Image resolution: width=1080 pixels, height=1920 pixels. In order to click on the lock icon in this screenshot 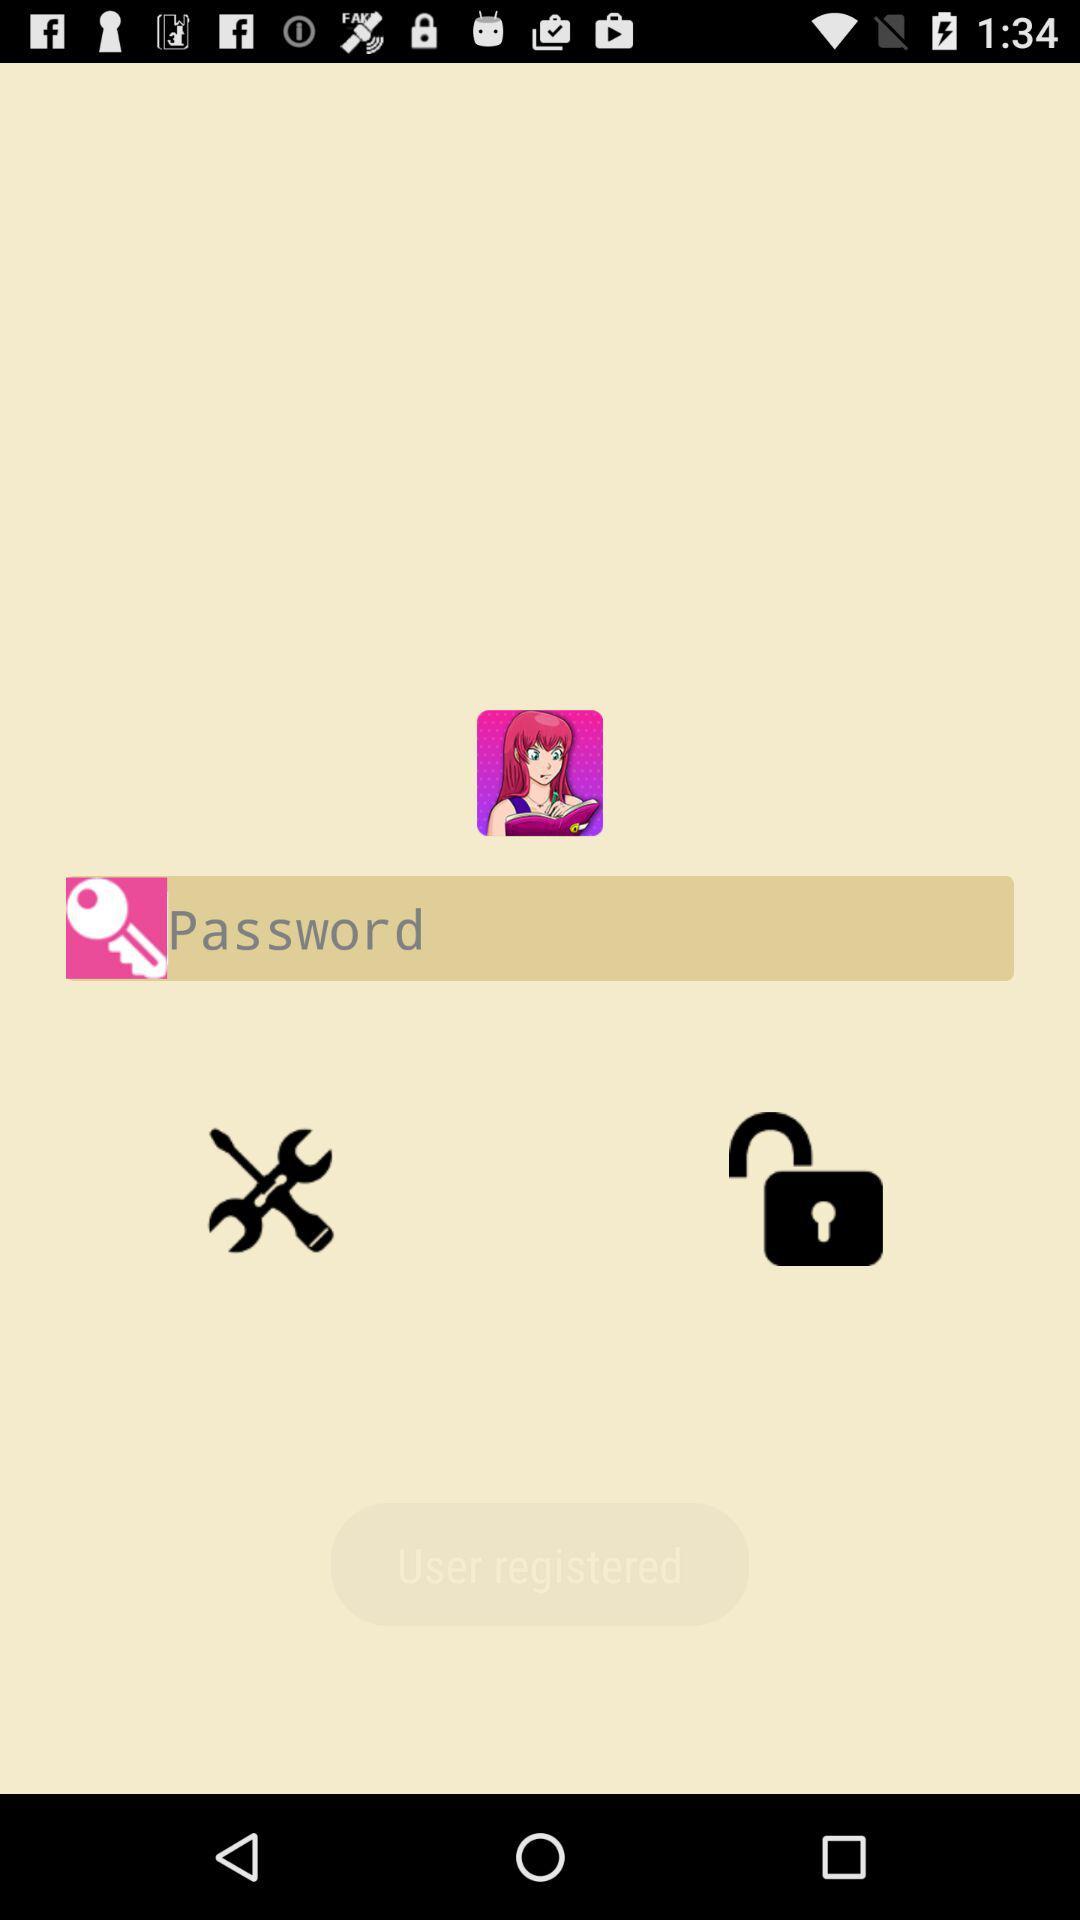, I will do `click(804, 1271)`.